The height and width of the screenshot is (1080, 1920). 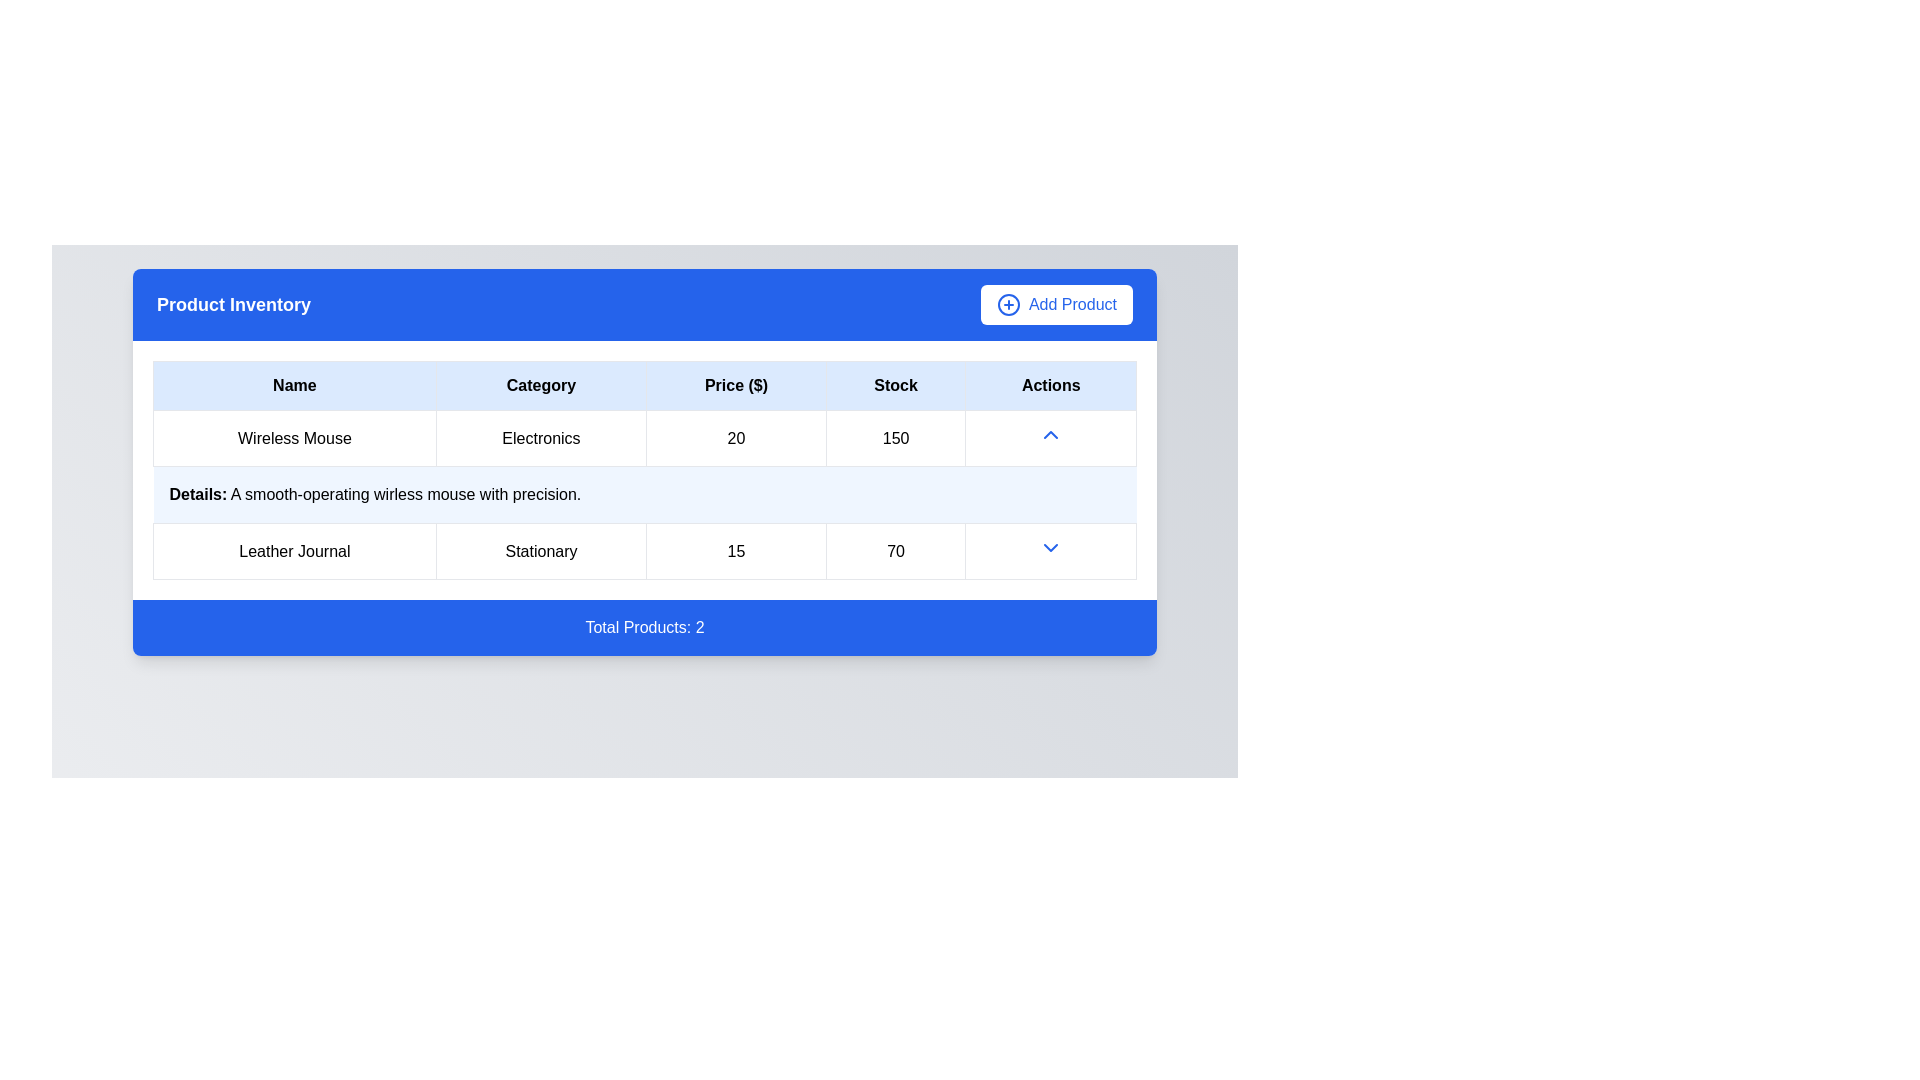 I want to click on the 'Wireless Mouse' category label located in the second cell of the 'Category' column in the table, so click(x=541, y=437).